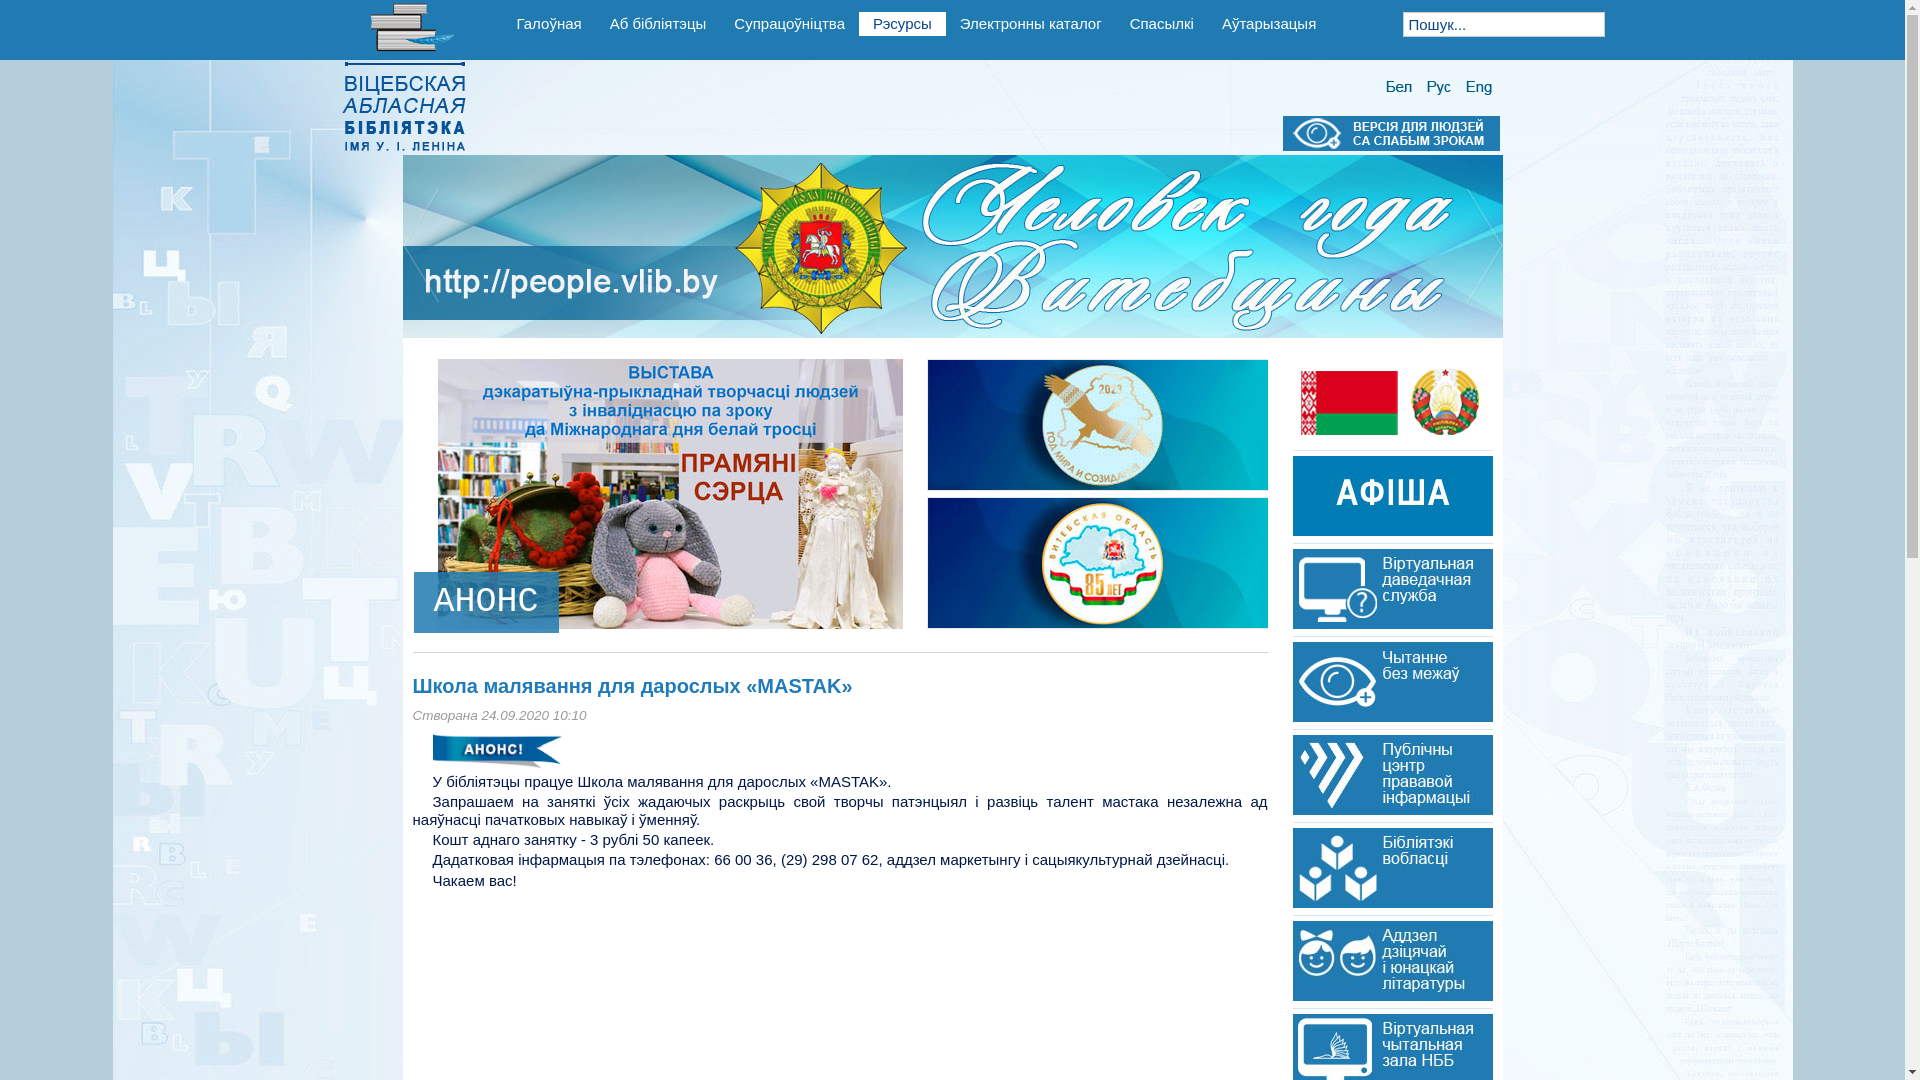  I want to click on 'English (UK)', so click(1478, 87).